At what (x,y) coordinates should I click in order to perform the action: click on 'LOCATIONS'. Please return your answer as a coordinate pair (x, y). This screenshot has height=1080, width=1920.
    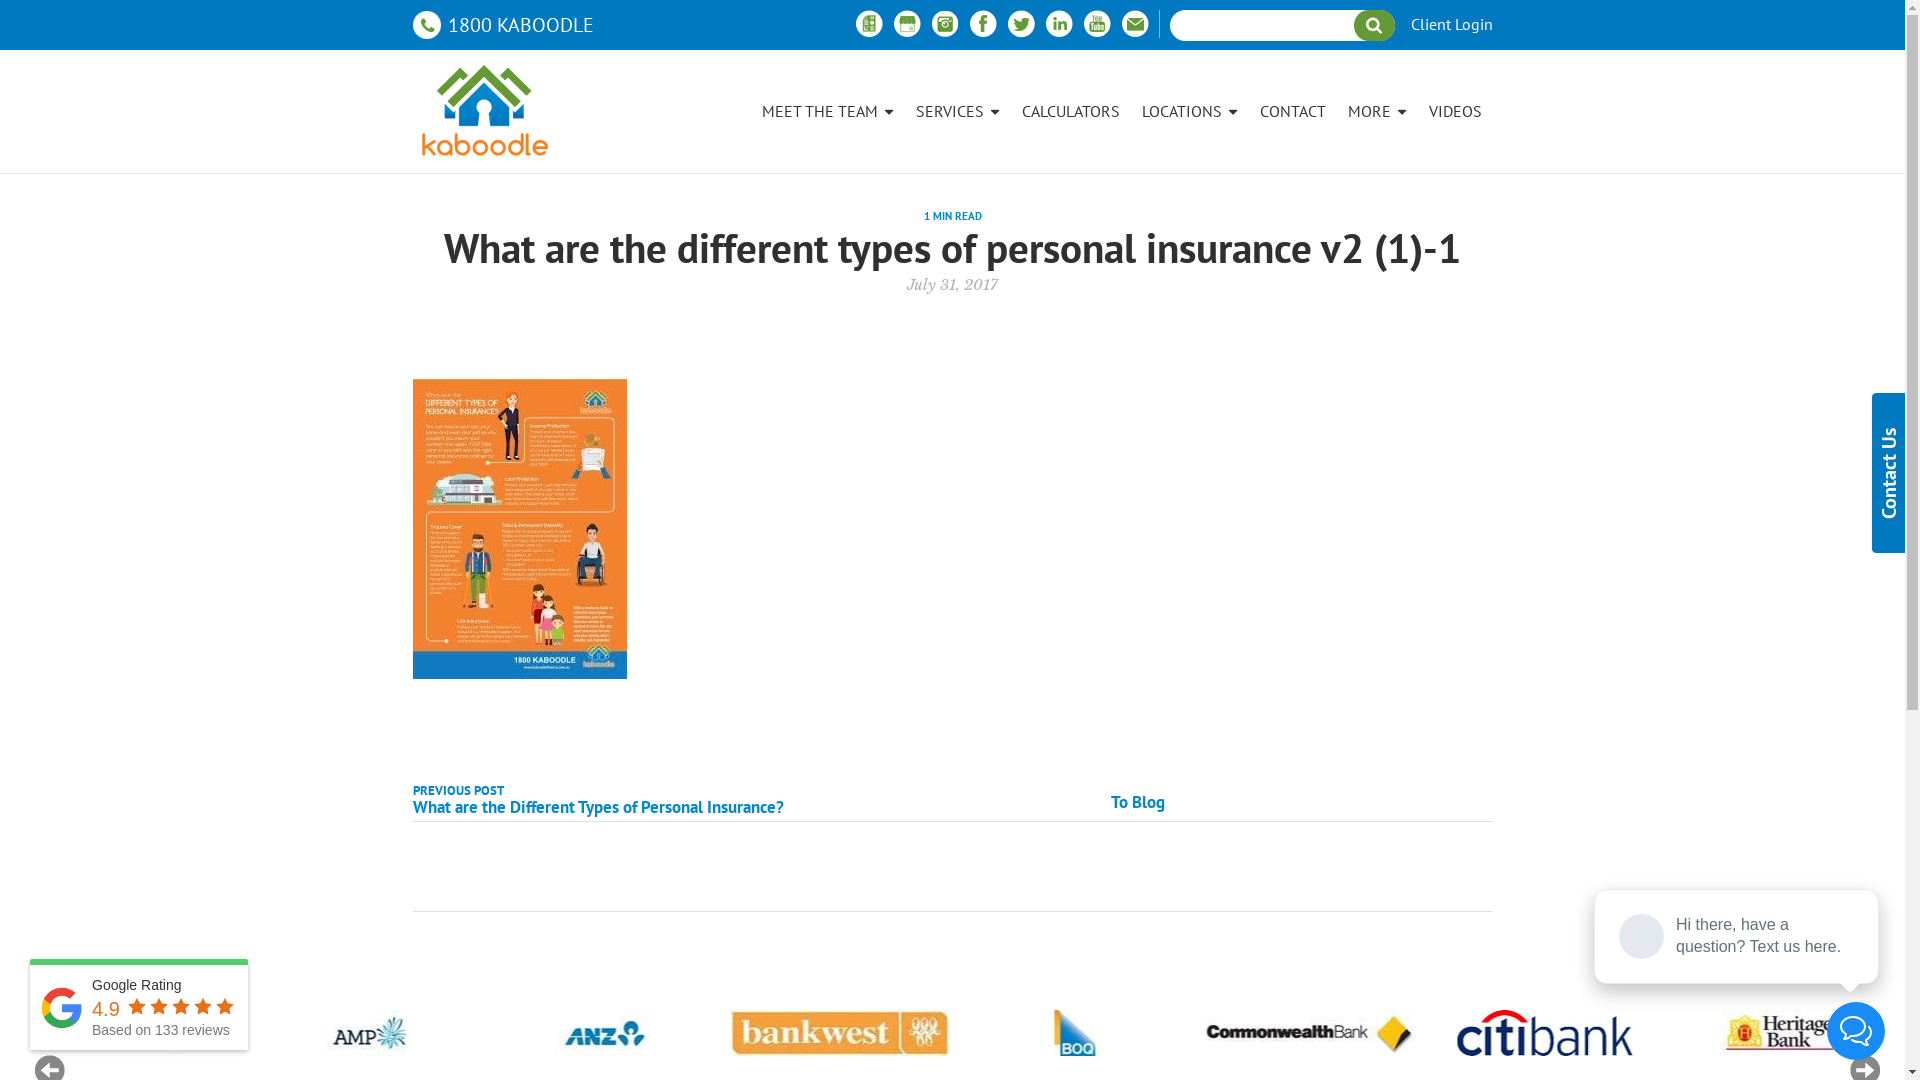
    Looking at the image, I should click on (1189, 111).